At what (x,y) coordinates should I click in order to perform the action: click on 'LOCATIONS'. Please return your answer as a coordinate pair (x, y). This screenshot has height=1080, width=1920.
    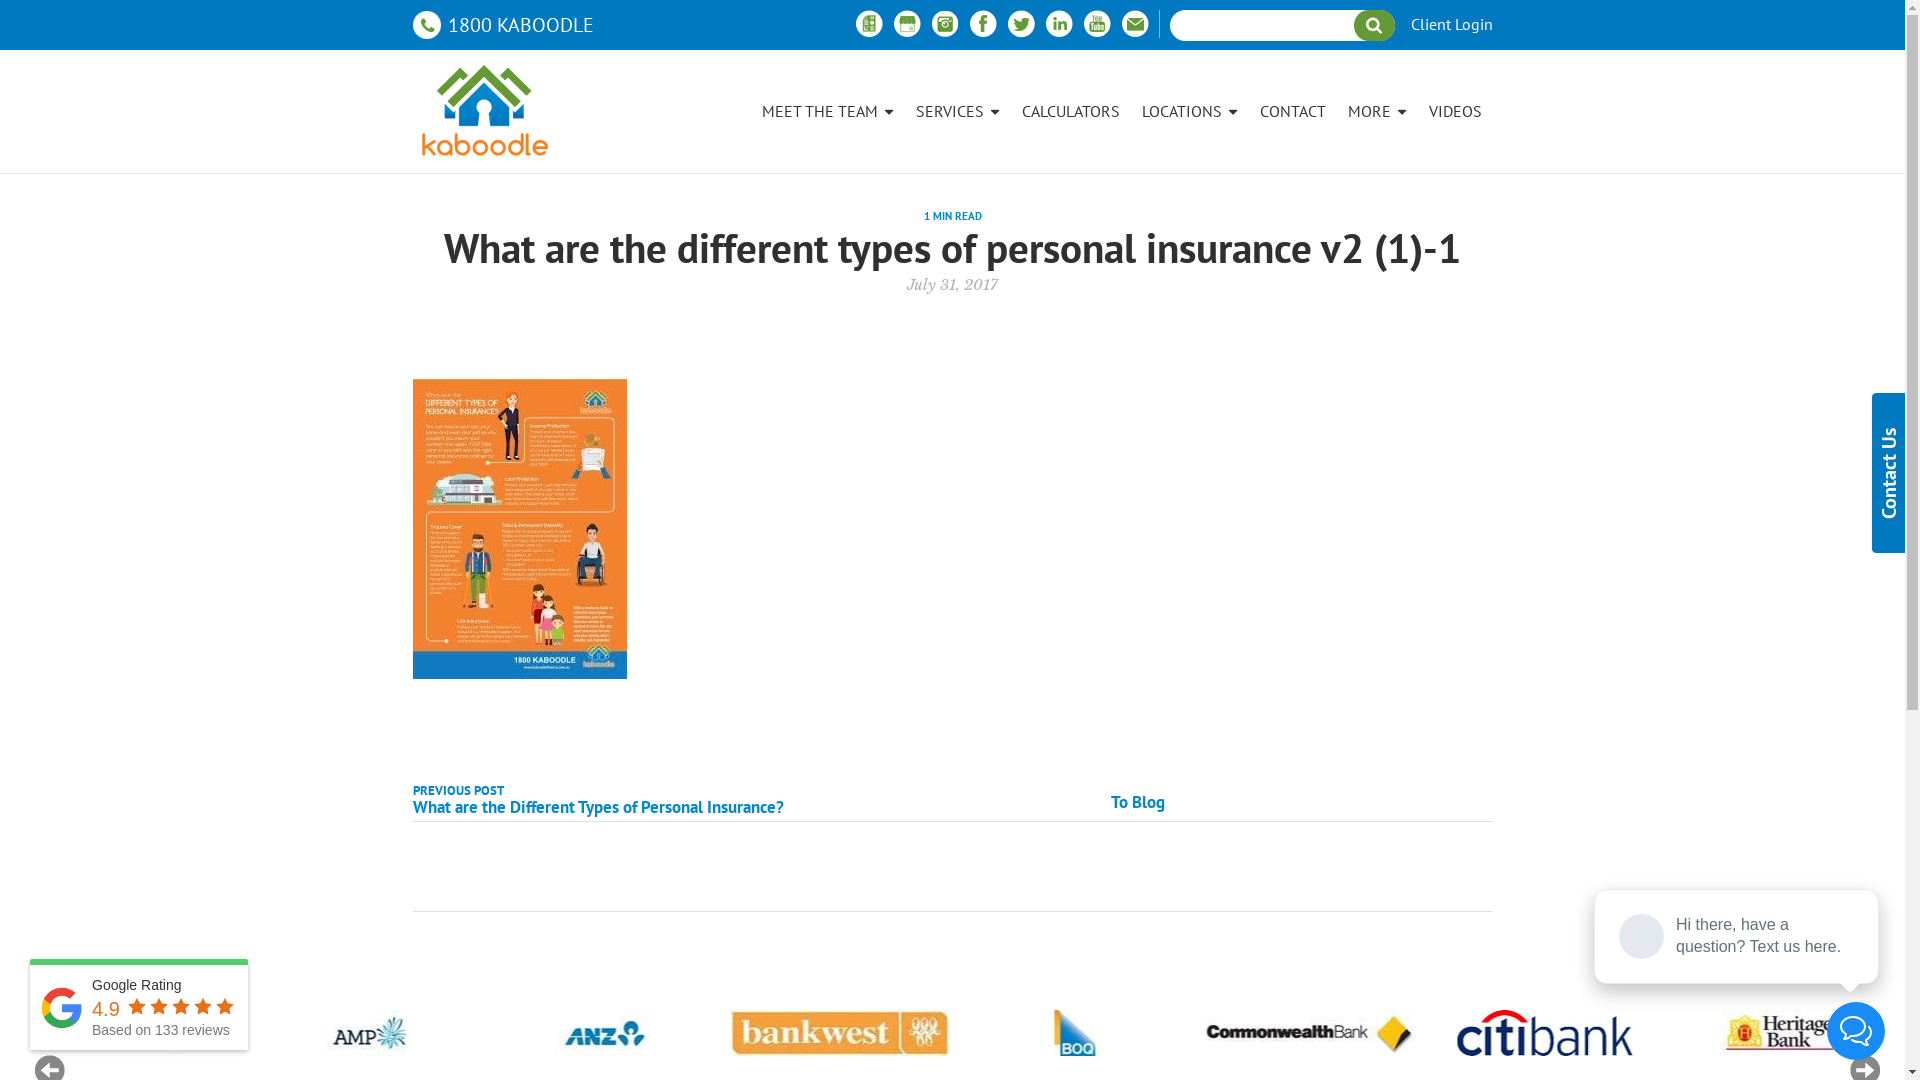
    Looking at the image, I should click on (1189, 111).